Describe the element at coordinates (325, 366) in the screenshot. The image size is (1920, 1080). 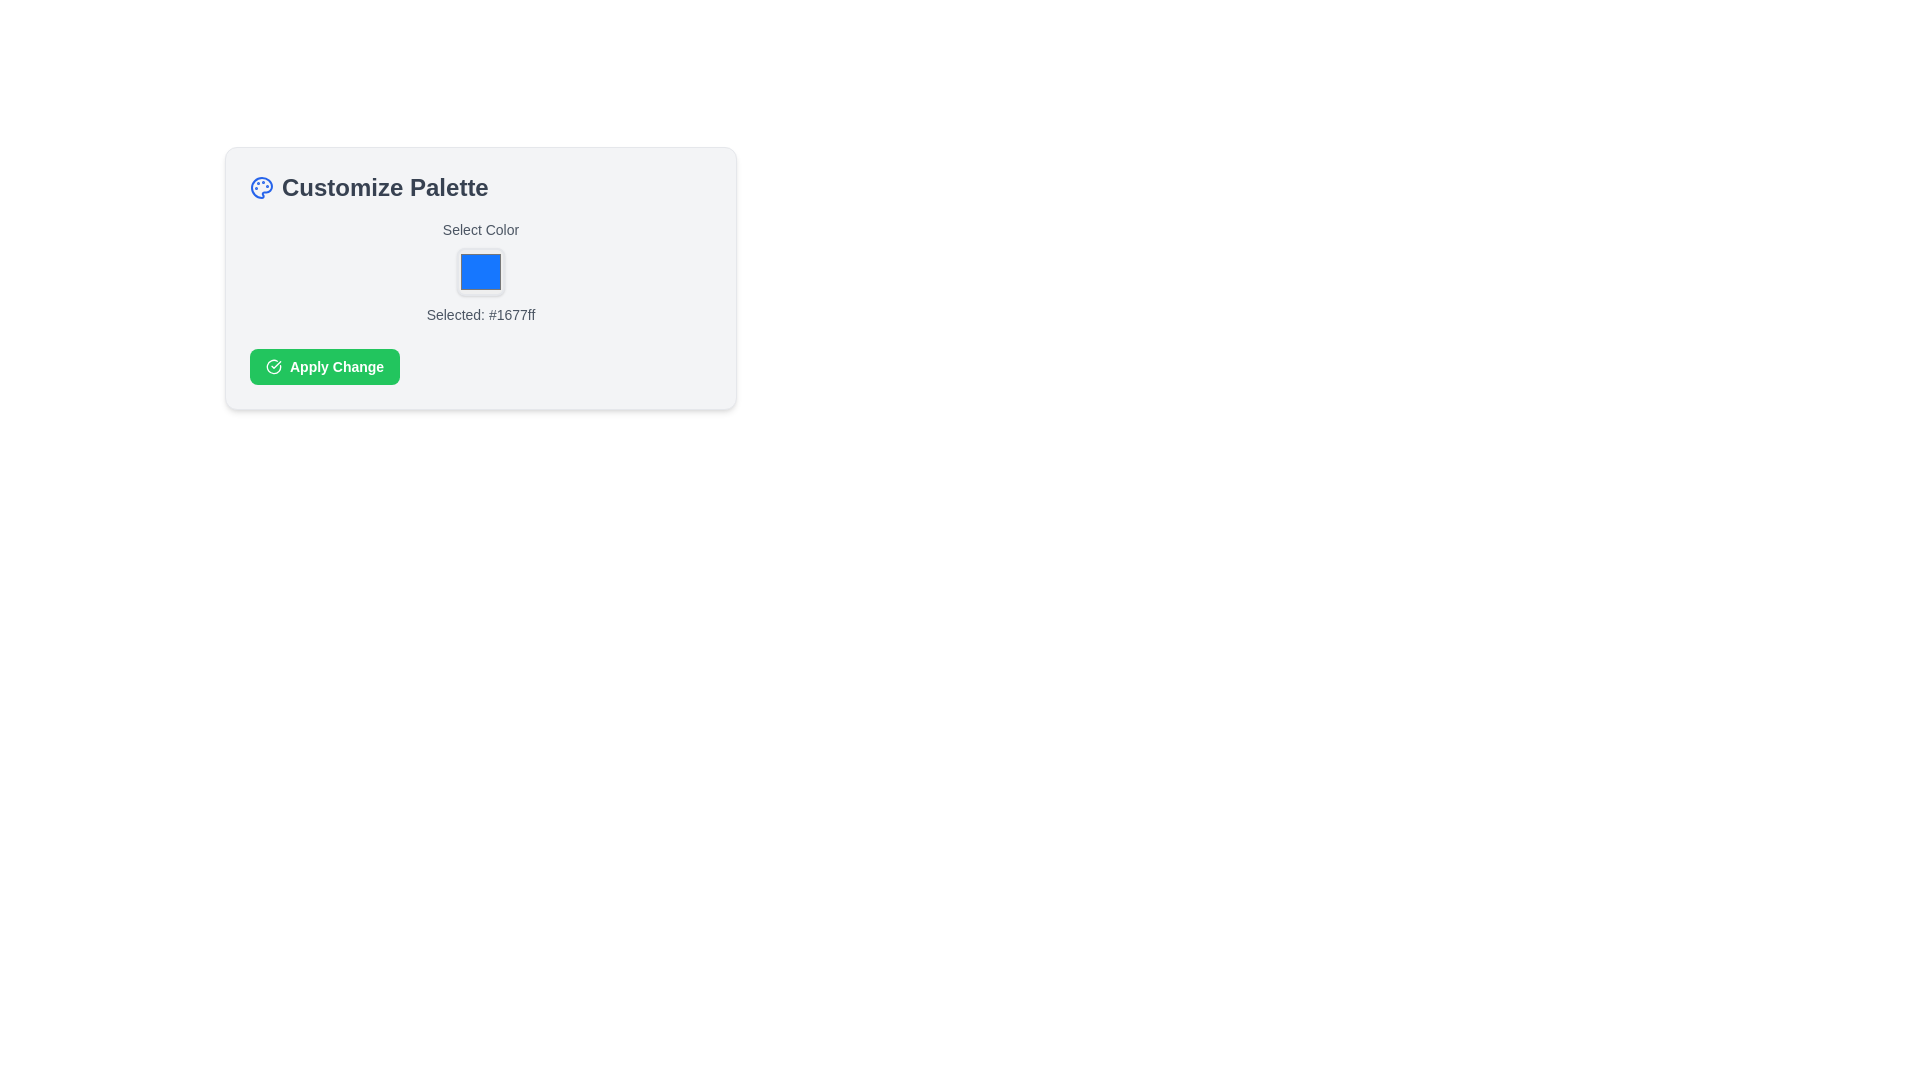
I see `the 'Apply Change' button with a green background and white text, located within the 'Customize Palette' card just below 'Selected: #1677ff'` at that location.